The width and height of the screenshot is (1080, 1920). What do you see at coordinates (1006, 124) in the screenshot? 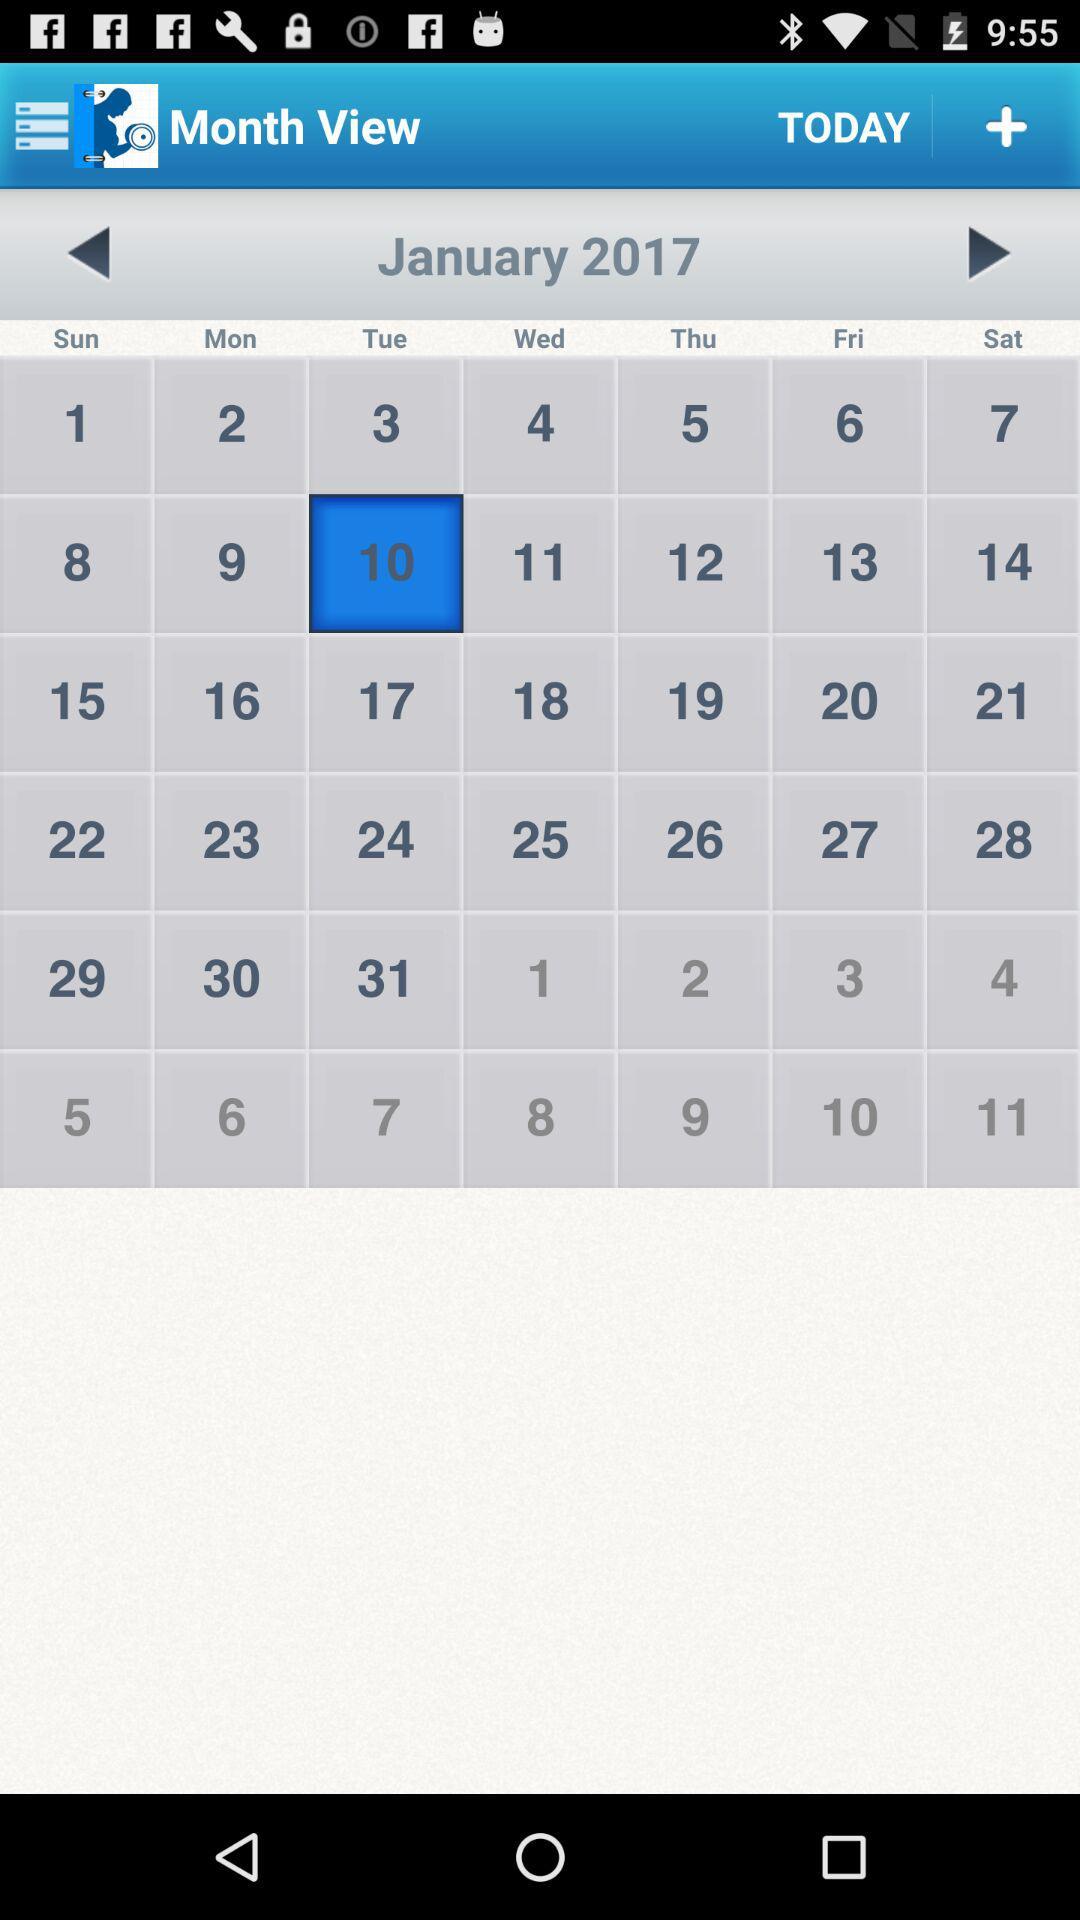
I see `event` at bounding box center [1006, 124].